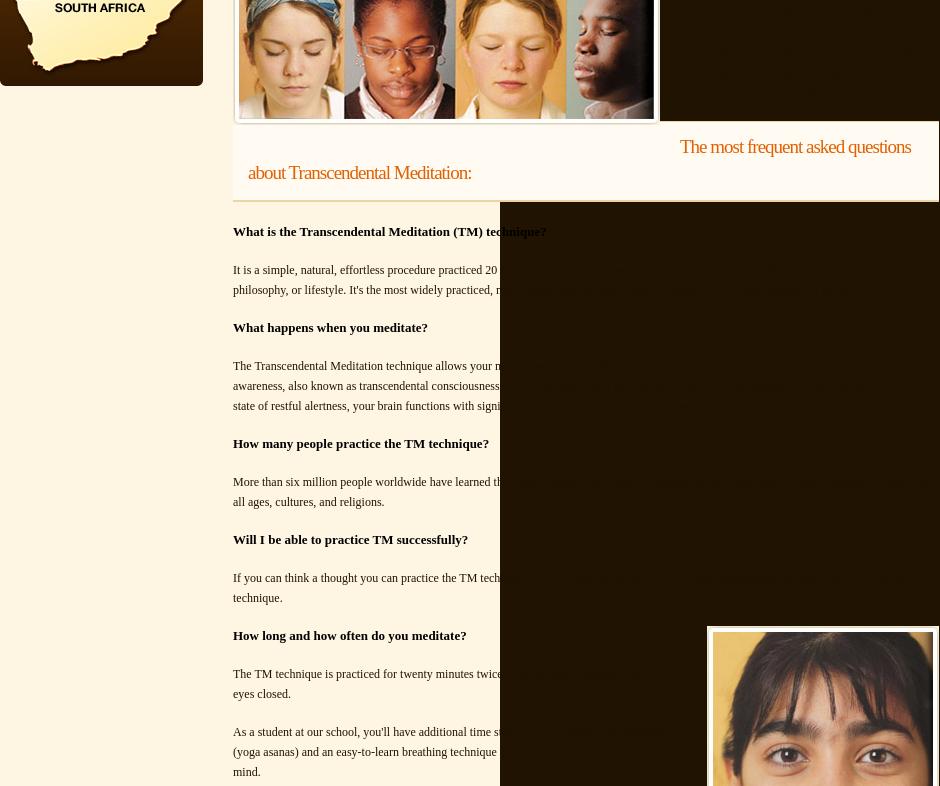  I want to click on 'Will I be able to practice TM successfully?', so click(350, 538).